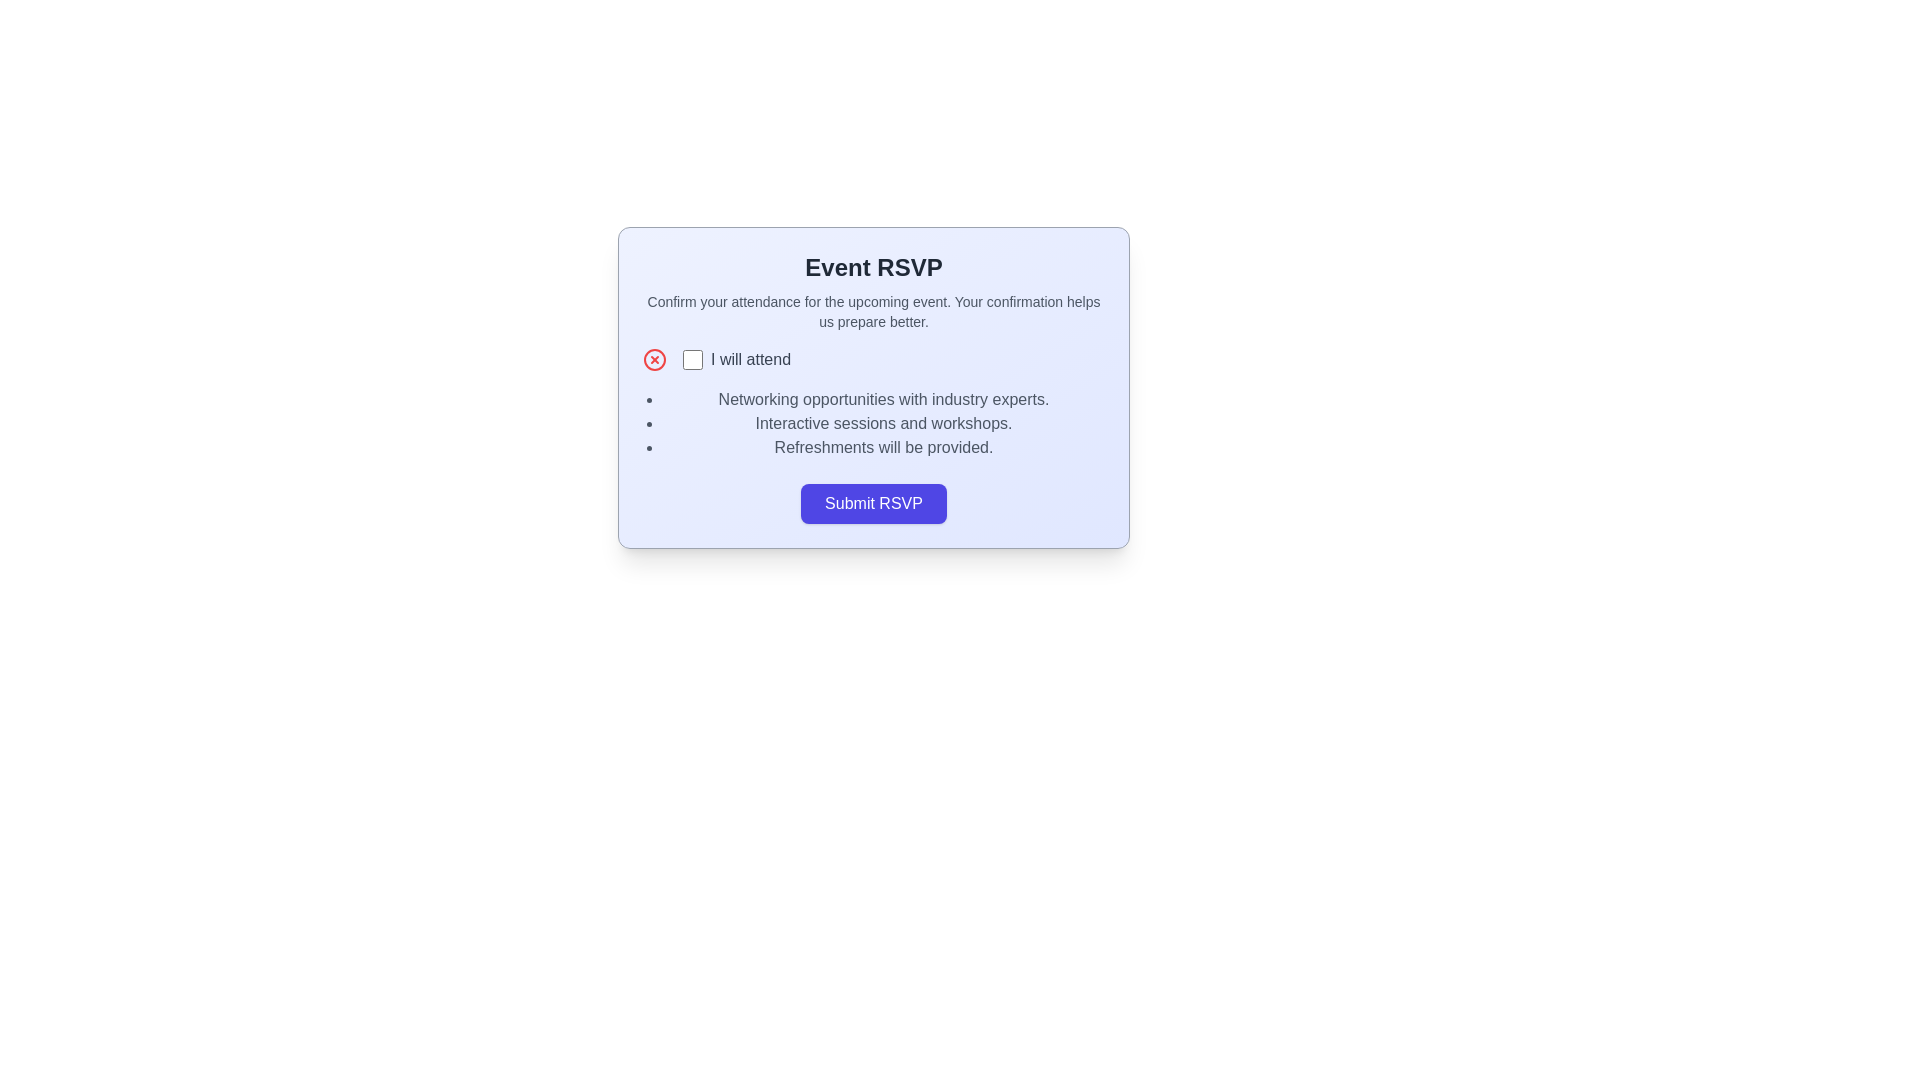 The image size is (1920, 1080). Describe the element at coordinates (736, 358) in the screenshot. I see `the checkbox labeled 'I will attend' to check or uncheck it` at that location.